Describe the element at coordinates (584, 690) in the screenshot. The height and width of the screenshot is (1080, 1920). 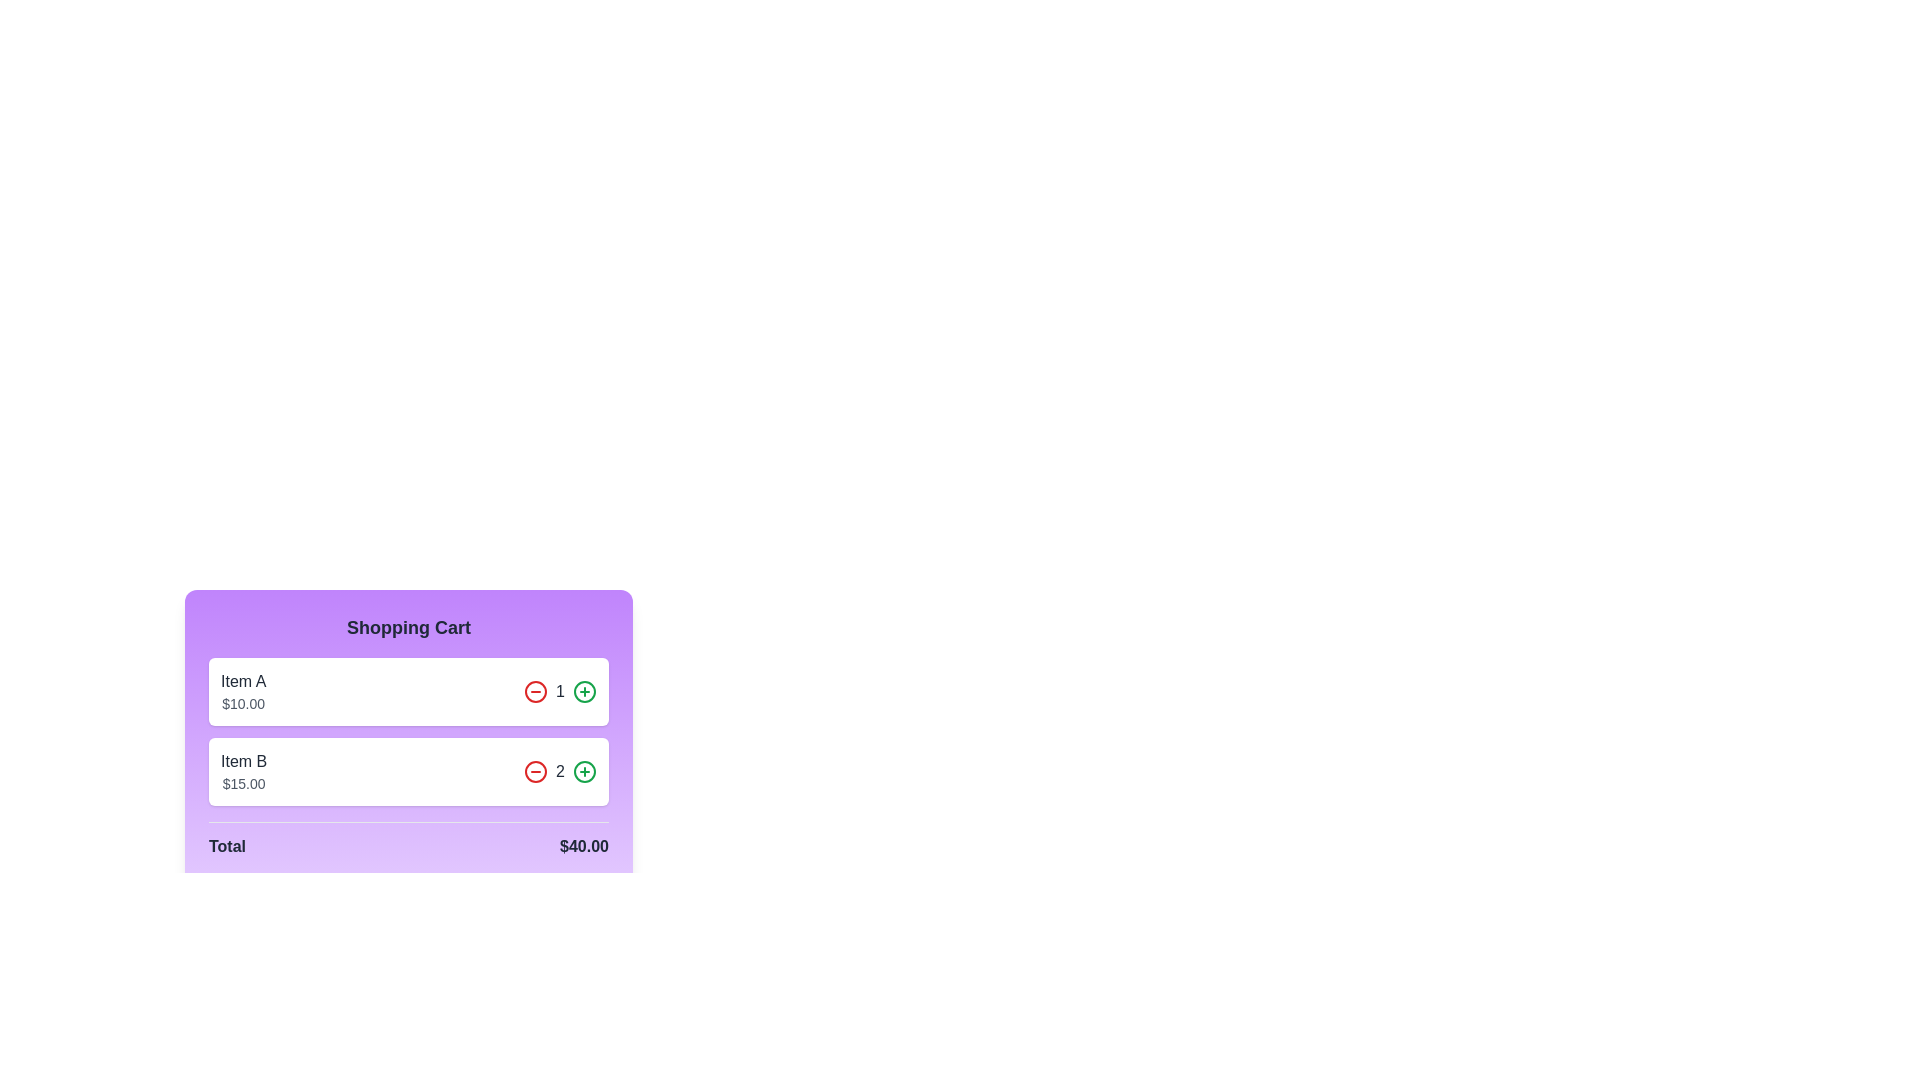
I see `the plus icon surrounding the circular SVG shape styled with a green stroke, which is part of the quantity control for 'Item A' in the shopping cart section` at that location.